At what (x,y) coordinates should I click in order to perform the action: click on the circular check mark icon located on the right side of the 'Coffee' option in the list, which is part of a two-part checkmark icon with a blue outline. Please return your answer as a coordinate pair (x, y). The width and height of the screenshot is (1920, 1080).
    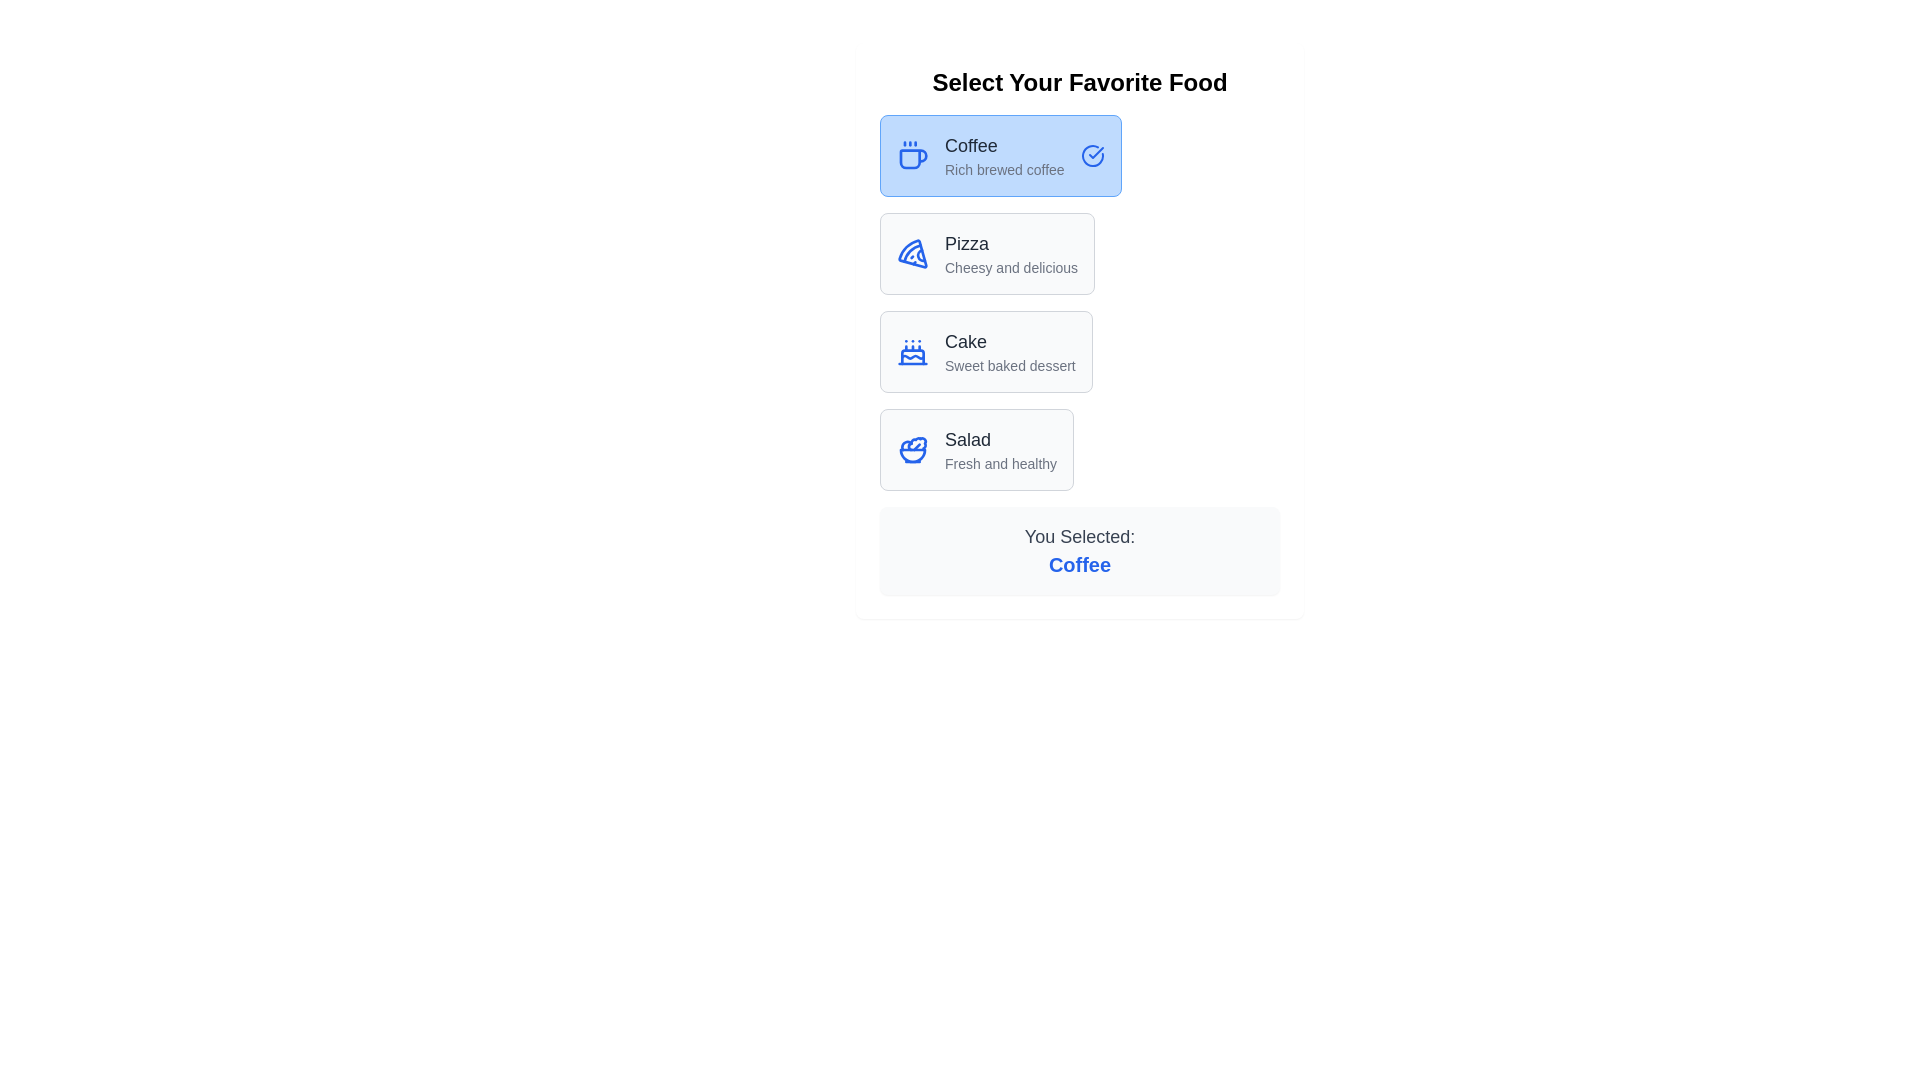
    Looking at the image, I should click on (1091, 154).